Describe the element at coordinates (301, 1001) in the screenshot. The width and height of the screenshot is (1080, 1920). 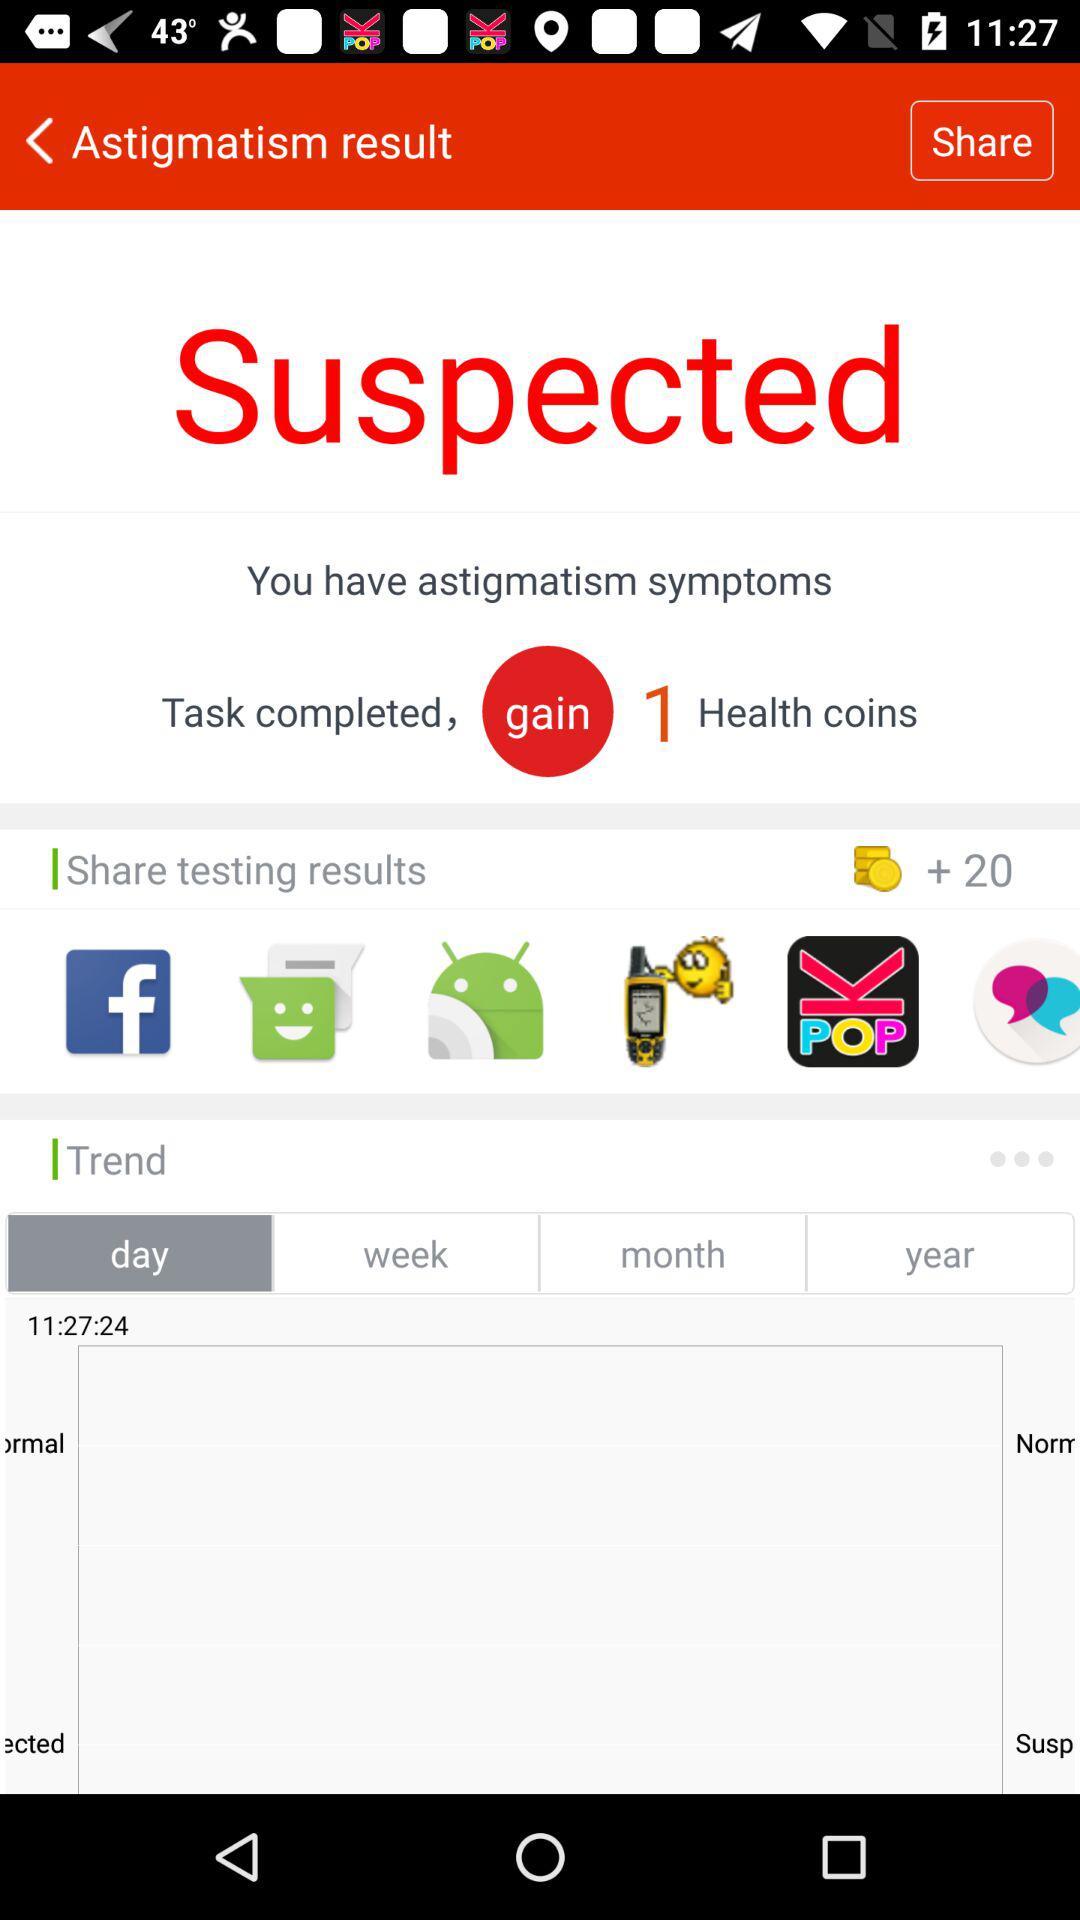
I see `share results in text message` at that location.